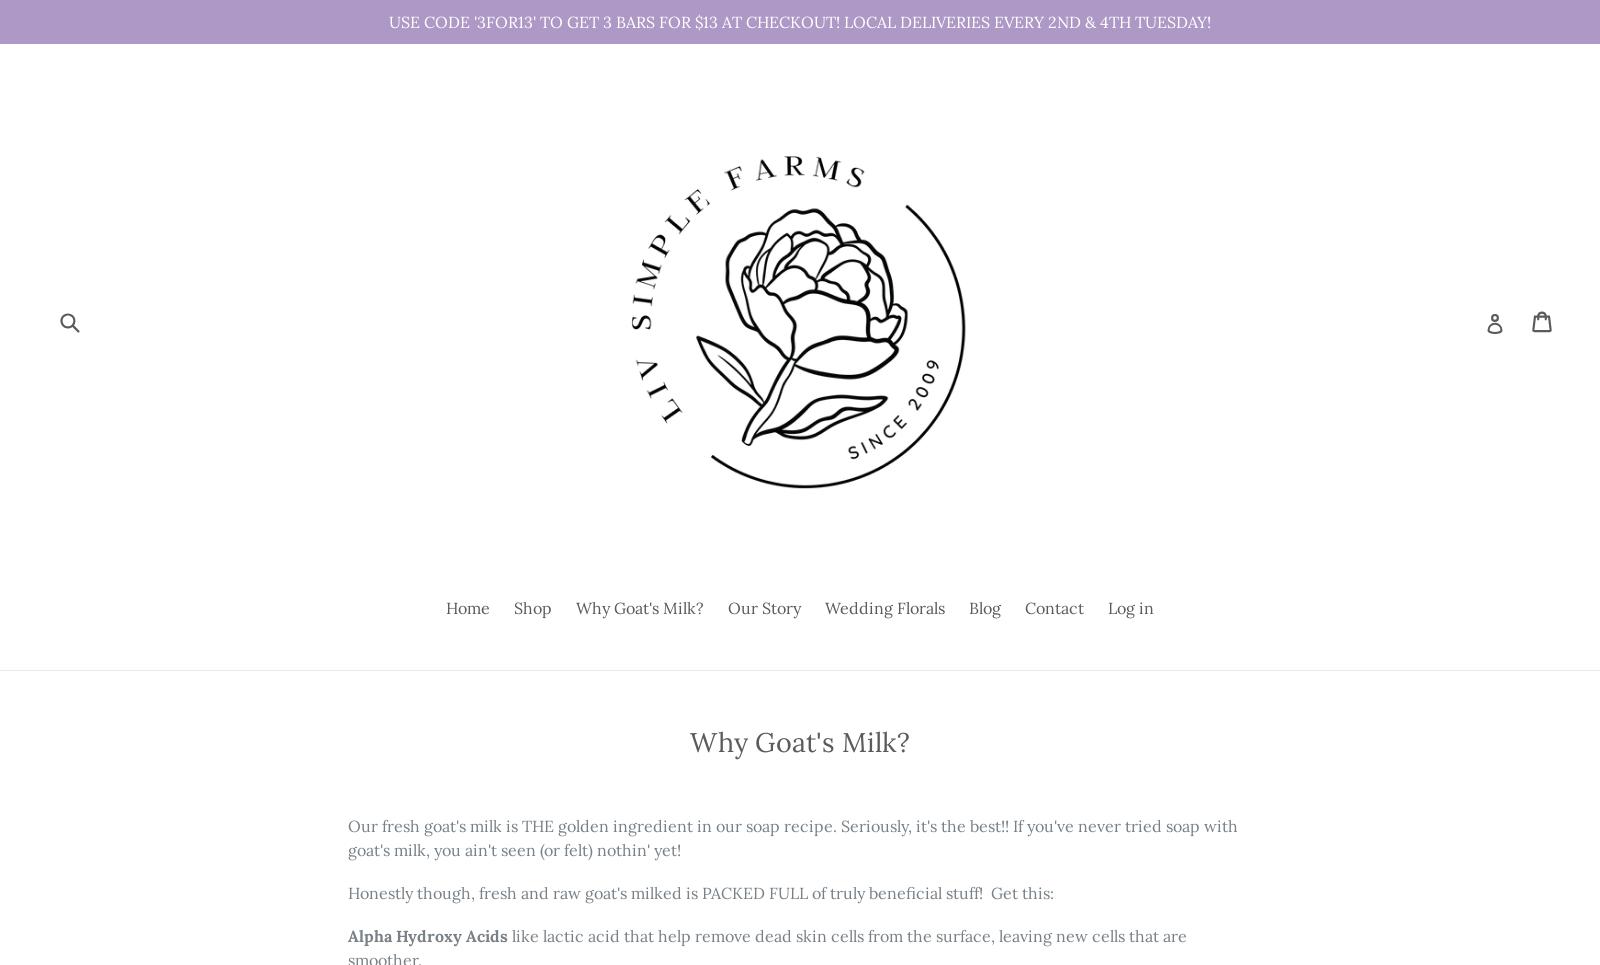  Describe the element at coordinates (531, 607) in the screenshot. I see `'Shop'` at that location.